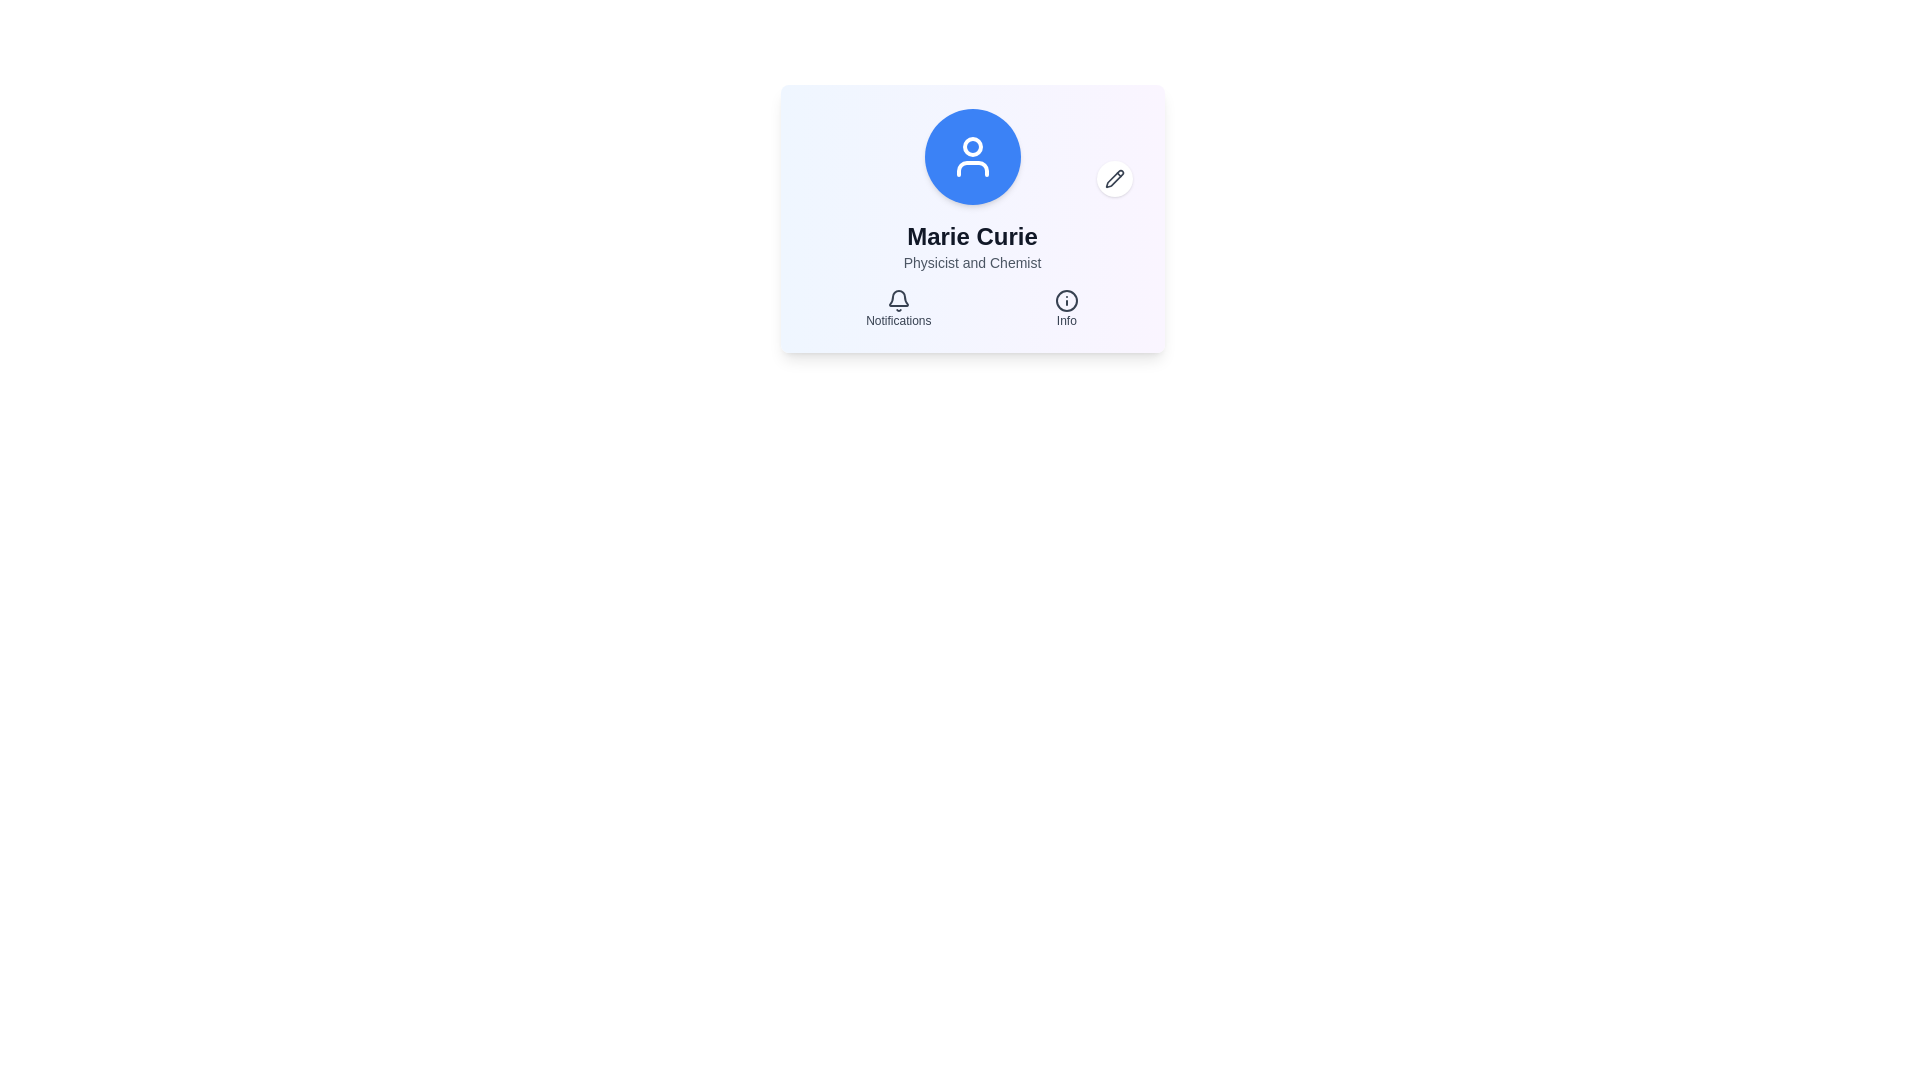  What do you see at coordinates (1065, 300) in the screenshot?
I see `the circle component of the 'info' icon located at the bottom-right of the user profile card, which provides more information about the user profile` at bounding box center [1065, 300].